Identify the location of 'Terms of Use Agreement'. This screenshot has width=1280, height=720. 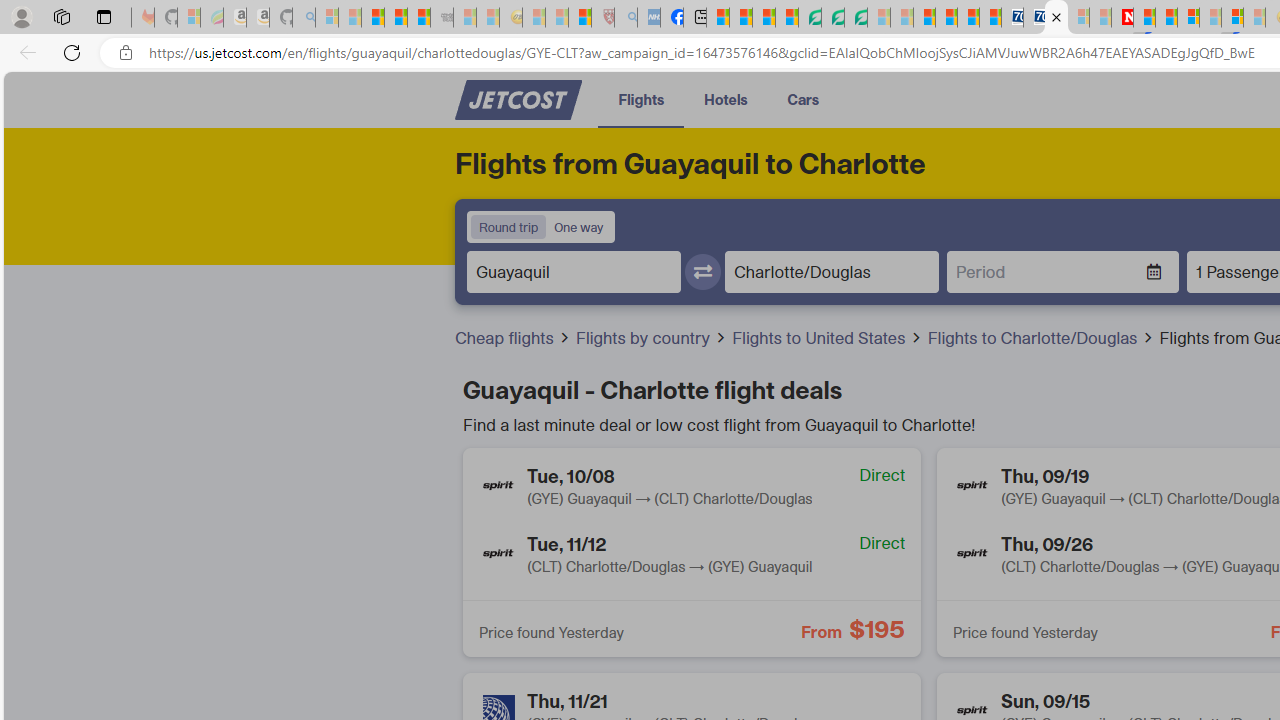
(832, 17).